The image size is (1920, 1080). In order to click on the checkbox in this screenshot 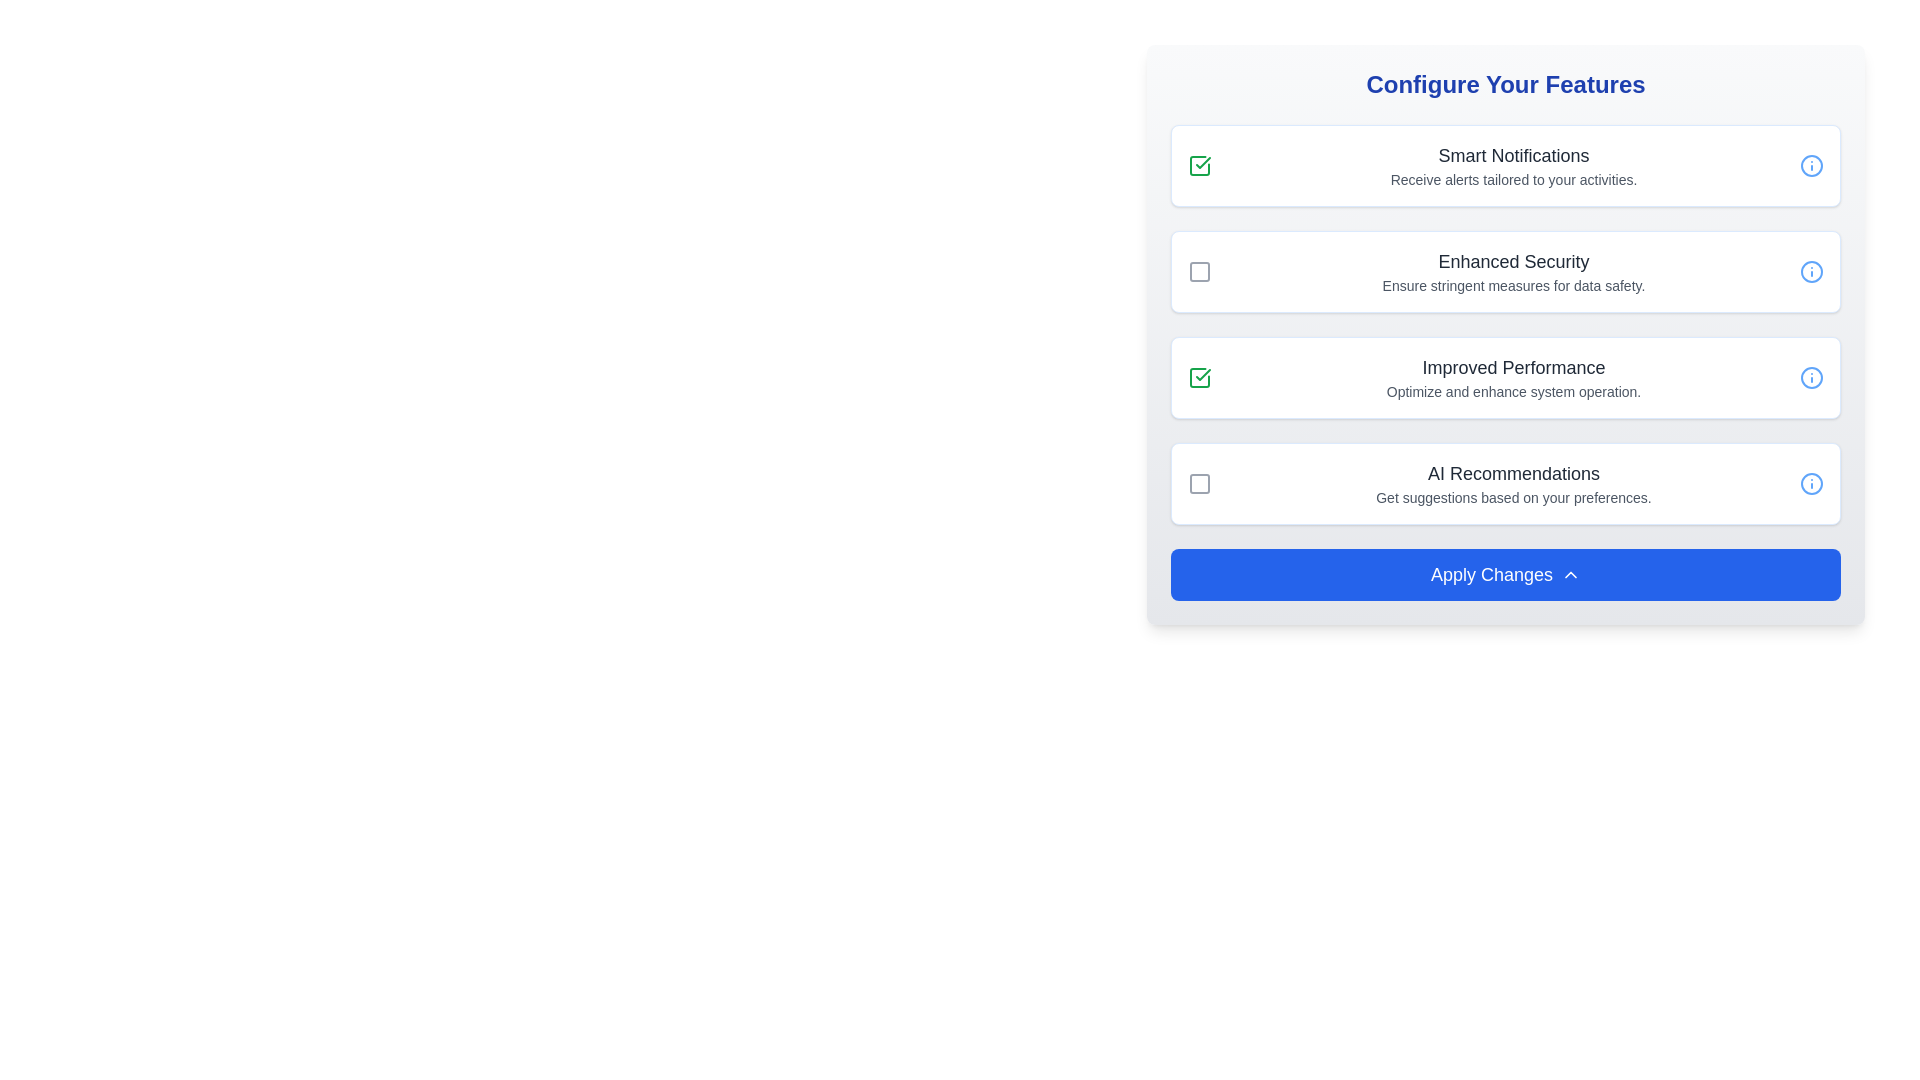, I will do `click(1200, 272)`.